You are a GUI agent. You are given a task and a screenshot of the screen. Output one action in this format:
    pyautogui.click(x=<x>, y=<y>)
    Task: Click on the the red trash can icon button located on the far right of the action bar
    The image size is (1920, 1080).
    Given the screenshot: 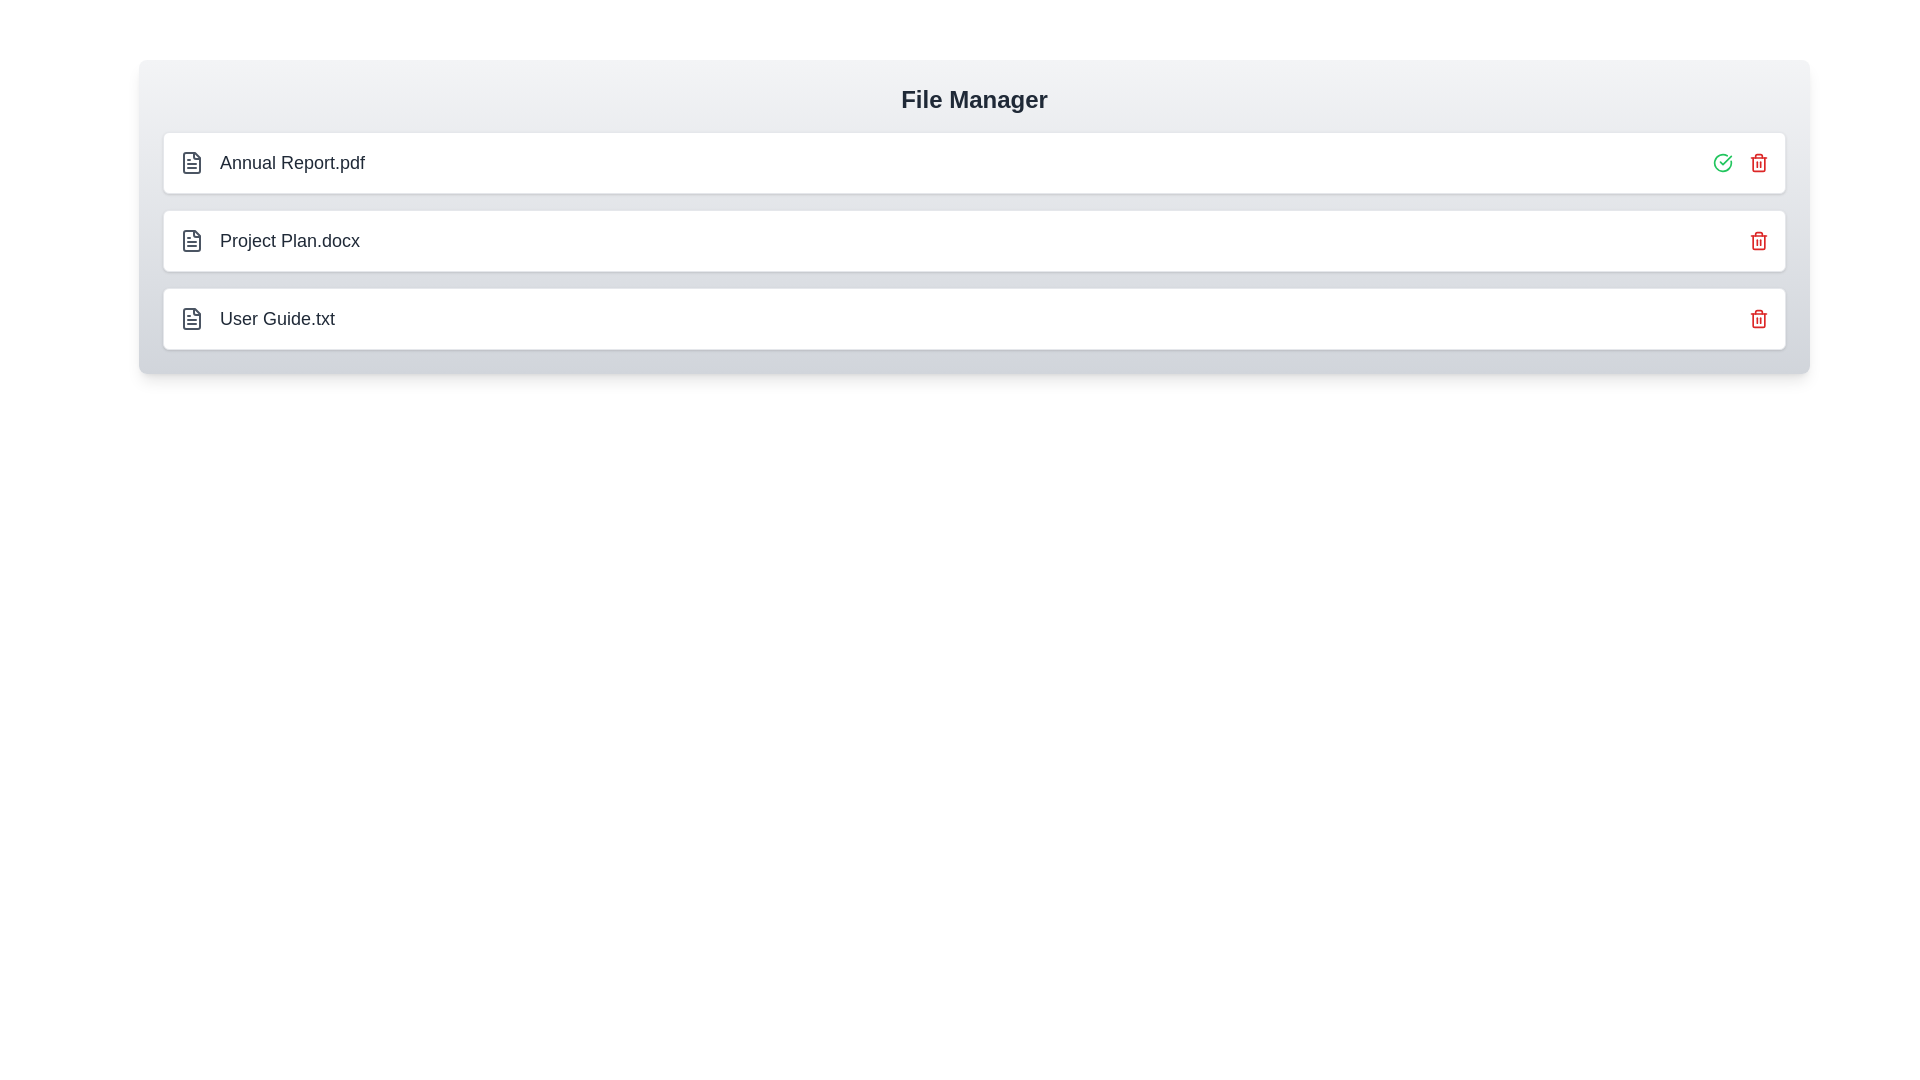 What is the action you would take?
    pyautogui.click(x=1757, y=161)
    